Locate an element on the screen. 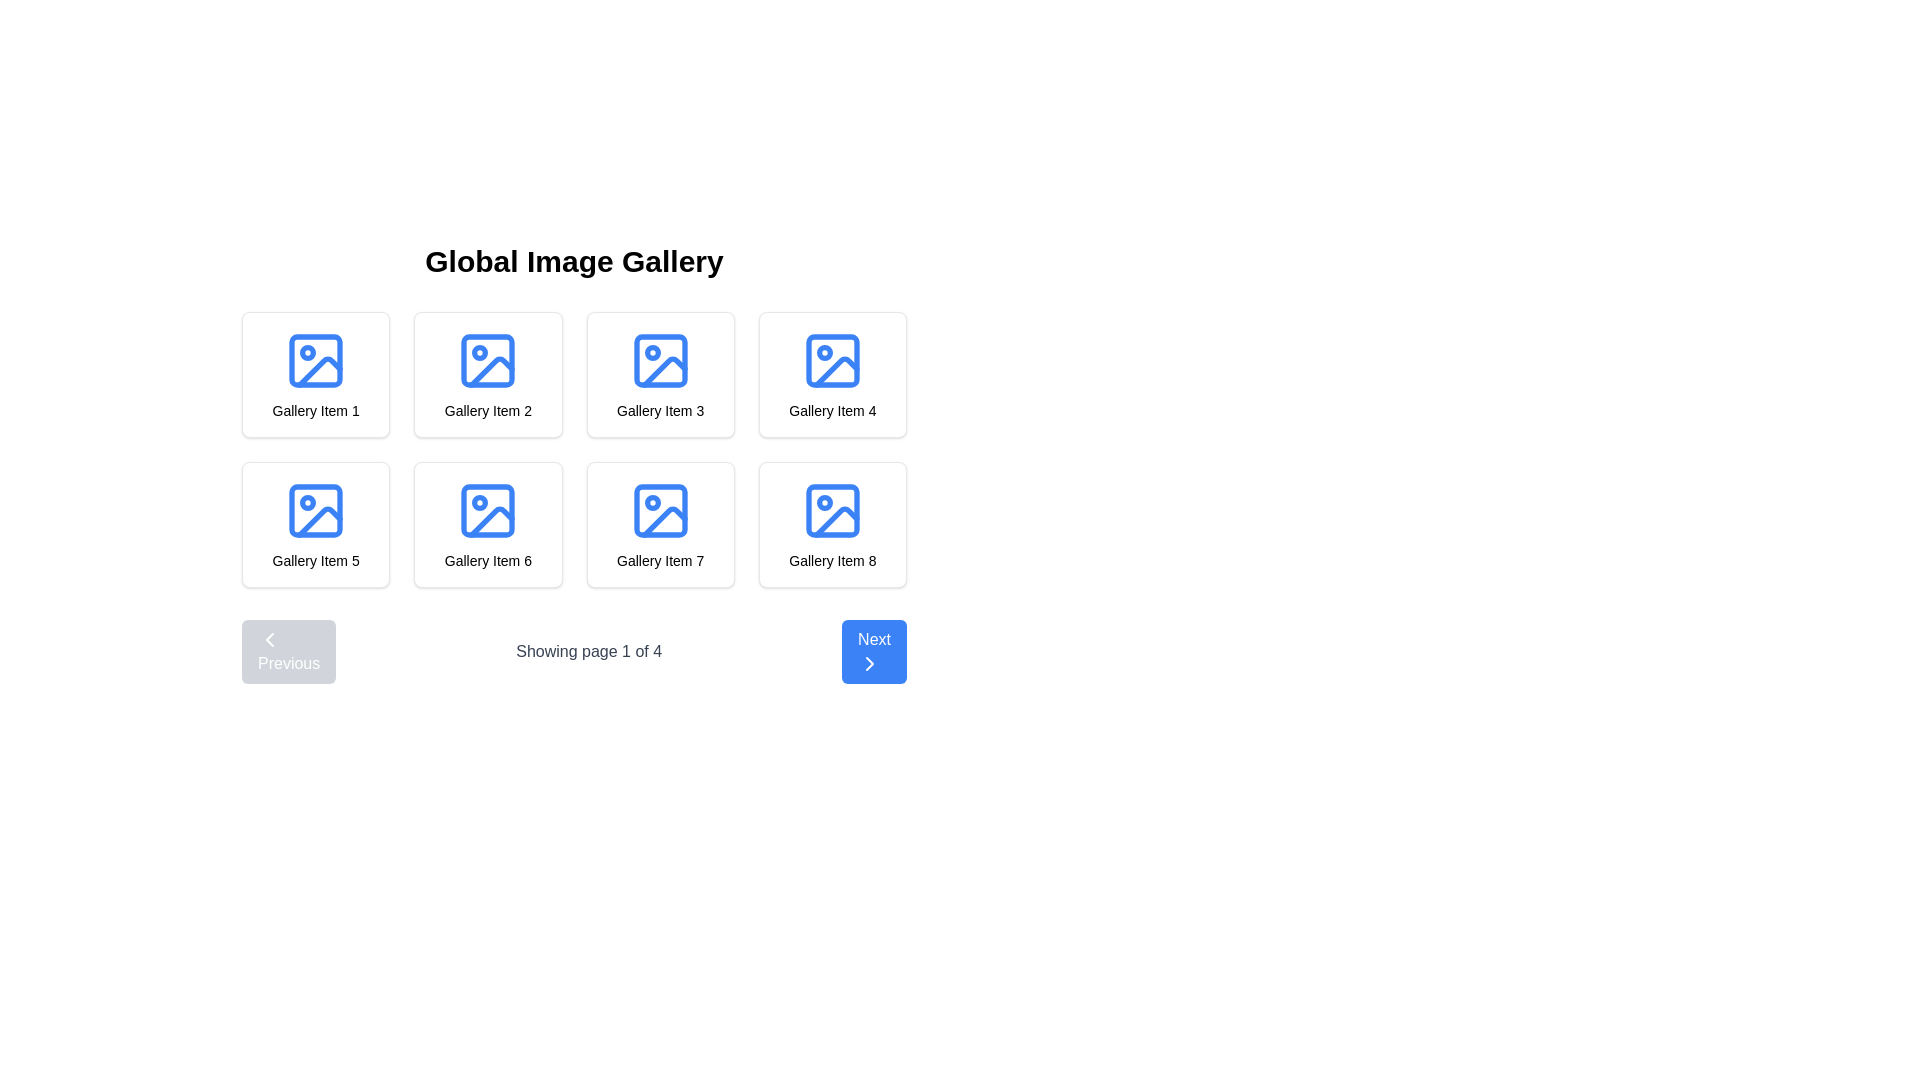 The image size is (1920, 1080). the rectangular background element of the second gallery item in the top row of the gallery grid, which is part of an image icon is located at coordinates (488, 361).